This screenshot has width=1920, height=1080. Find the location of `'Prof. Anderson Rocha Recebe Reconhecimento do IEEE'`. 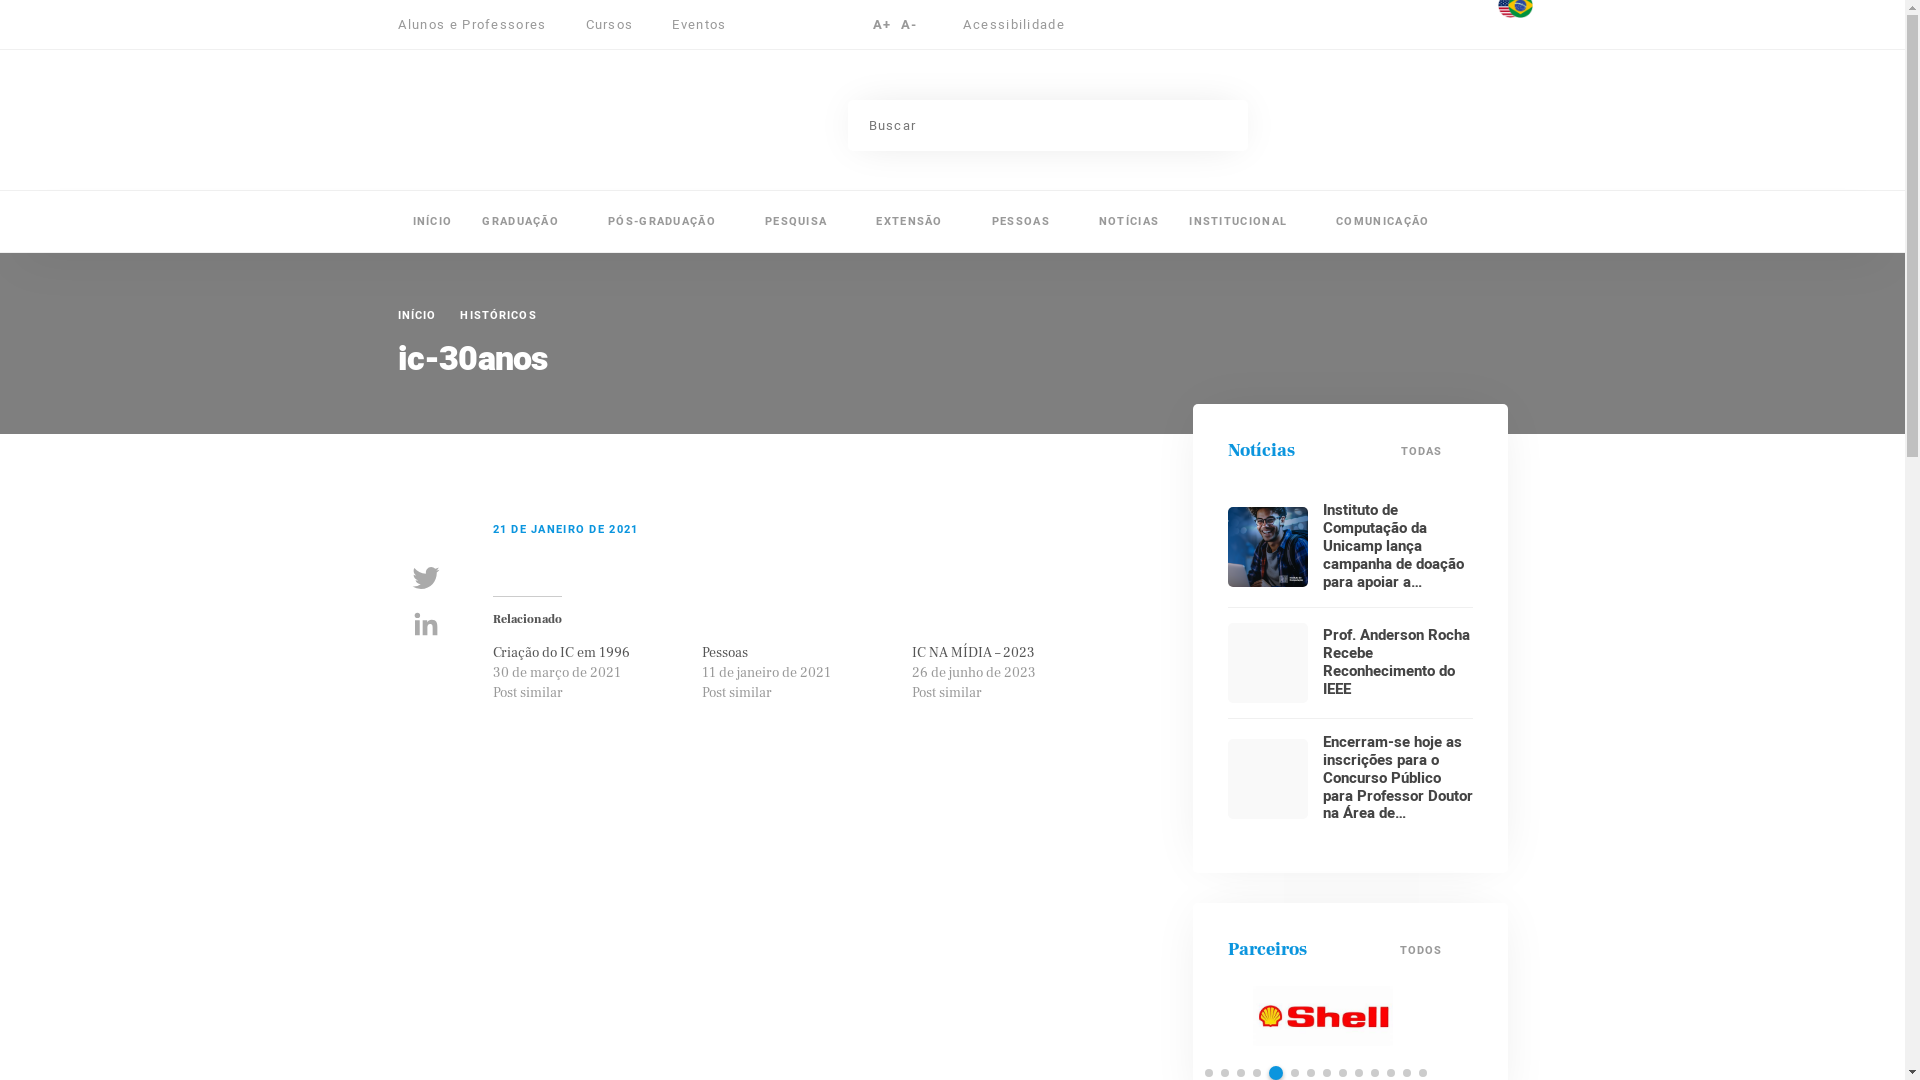

'Prof. Anderson Rocha Recebe Reconhecimento do IEEE' is located at coordinates (1394, 662).